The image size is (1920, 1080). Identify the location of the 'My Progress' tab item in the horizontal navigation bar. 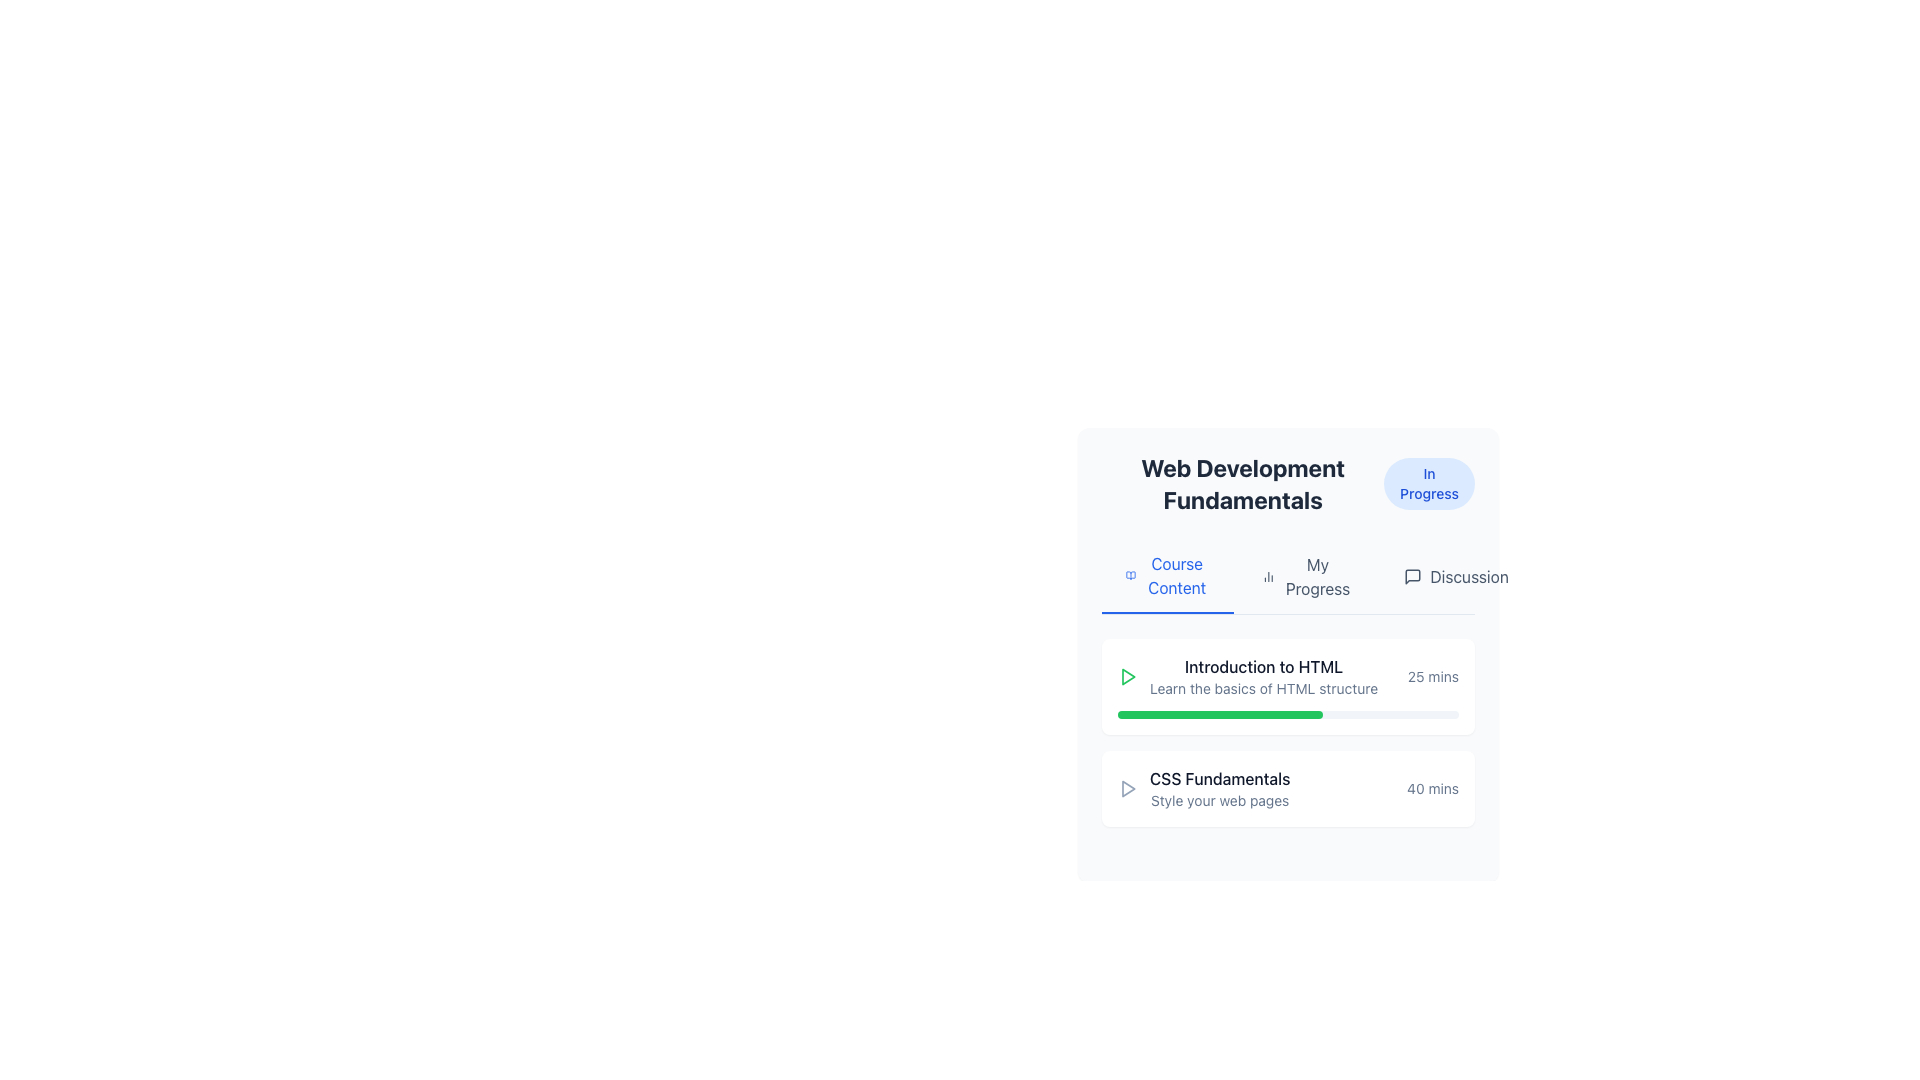
(1288, 577).